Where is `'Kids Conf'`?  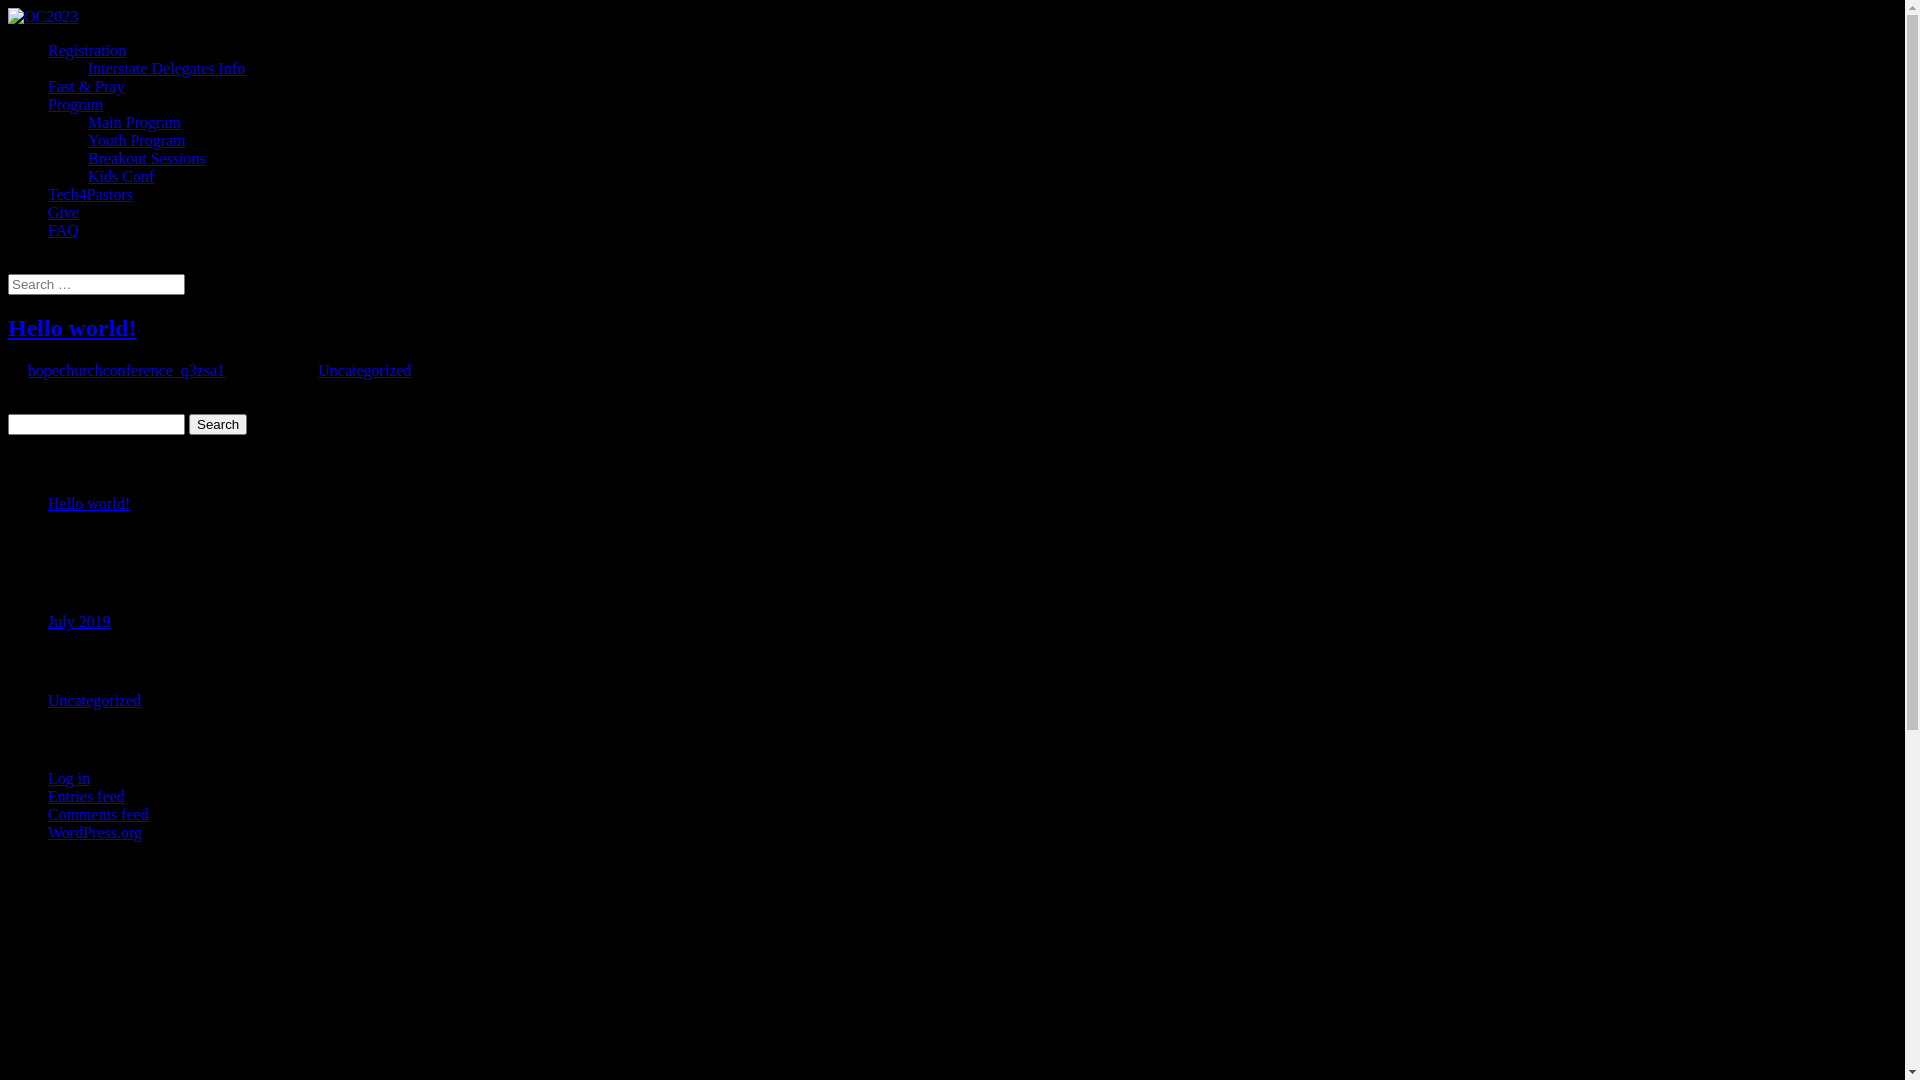
'Kids Conf' is located at coordinates (119, 175).